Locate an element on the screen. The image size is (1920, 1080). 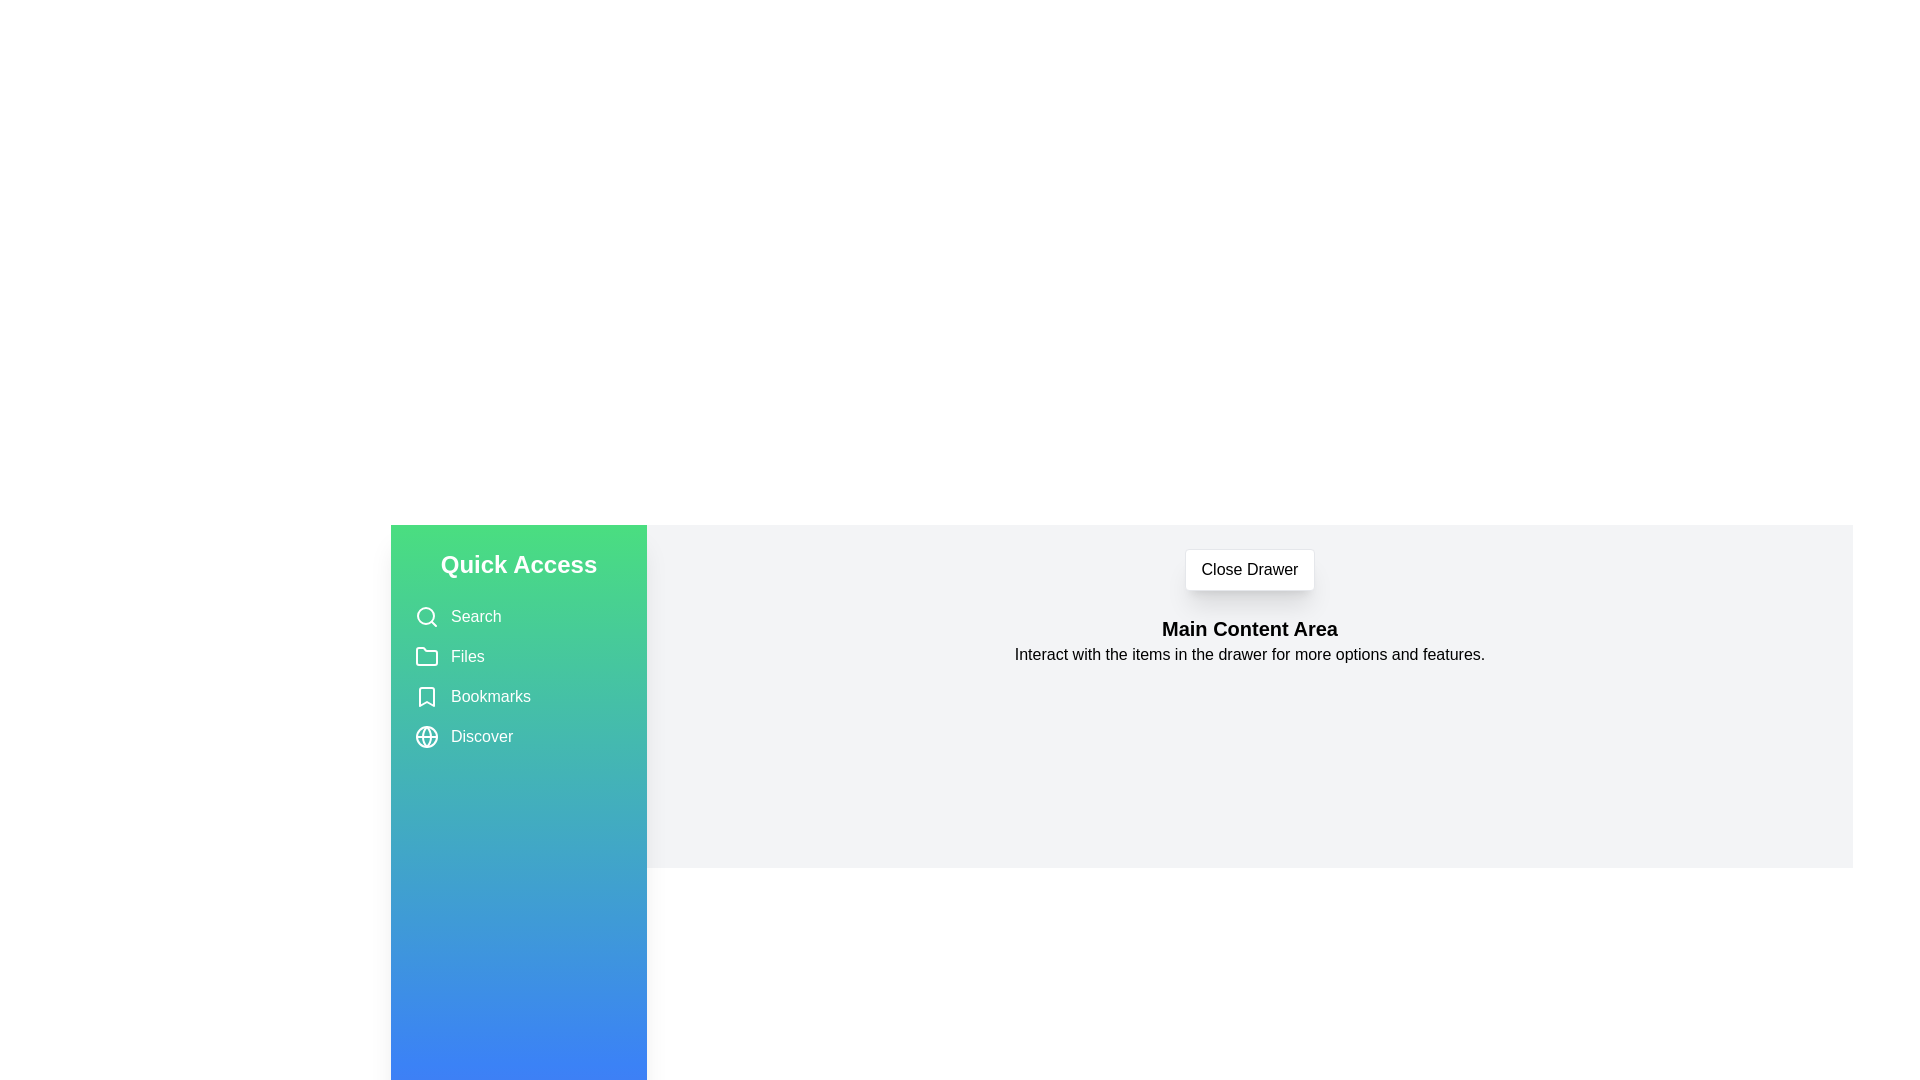
button labeled 'Close Drawer' to toggle the drawer state is located at coordinates (1248, 570).